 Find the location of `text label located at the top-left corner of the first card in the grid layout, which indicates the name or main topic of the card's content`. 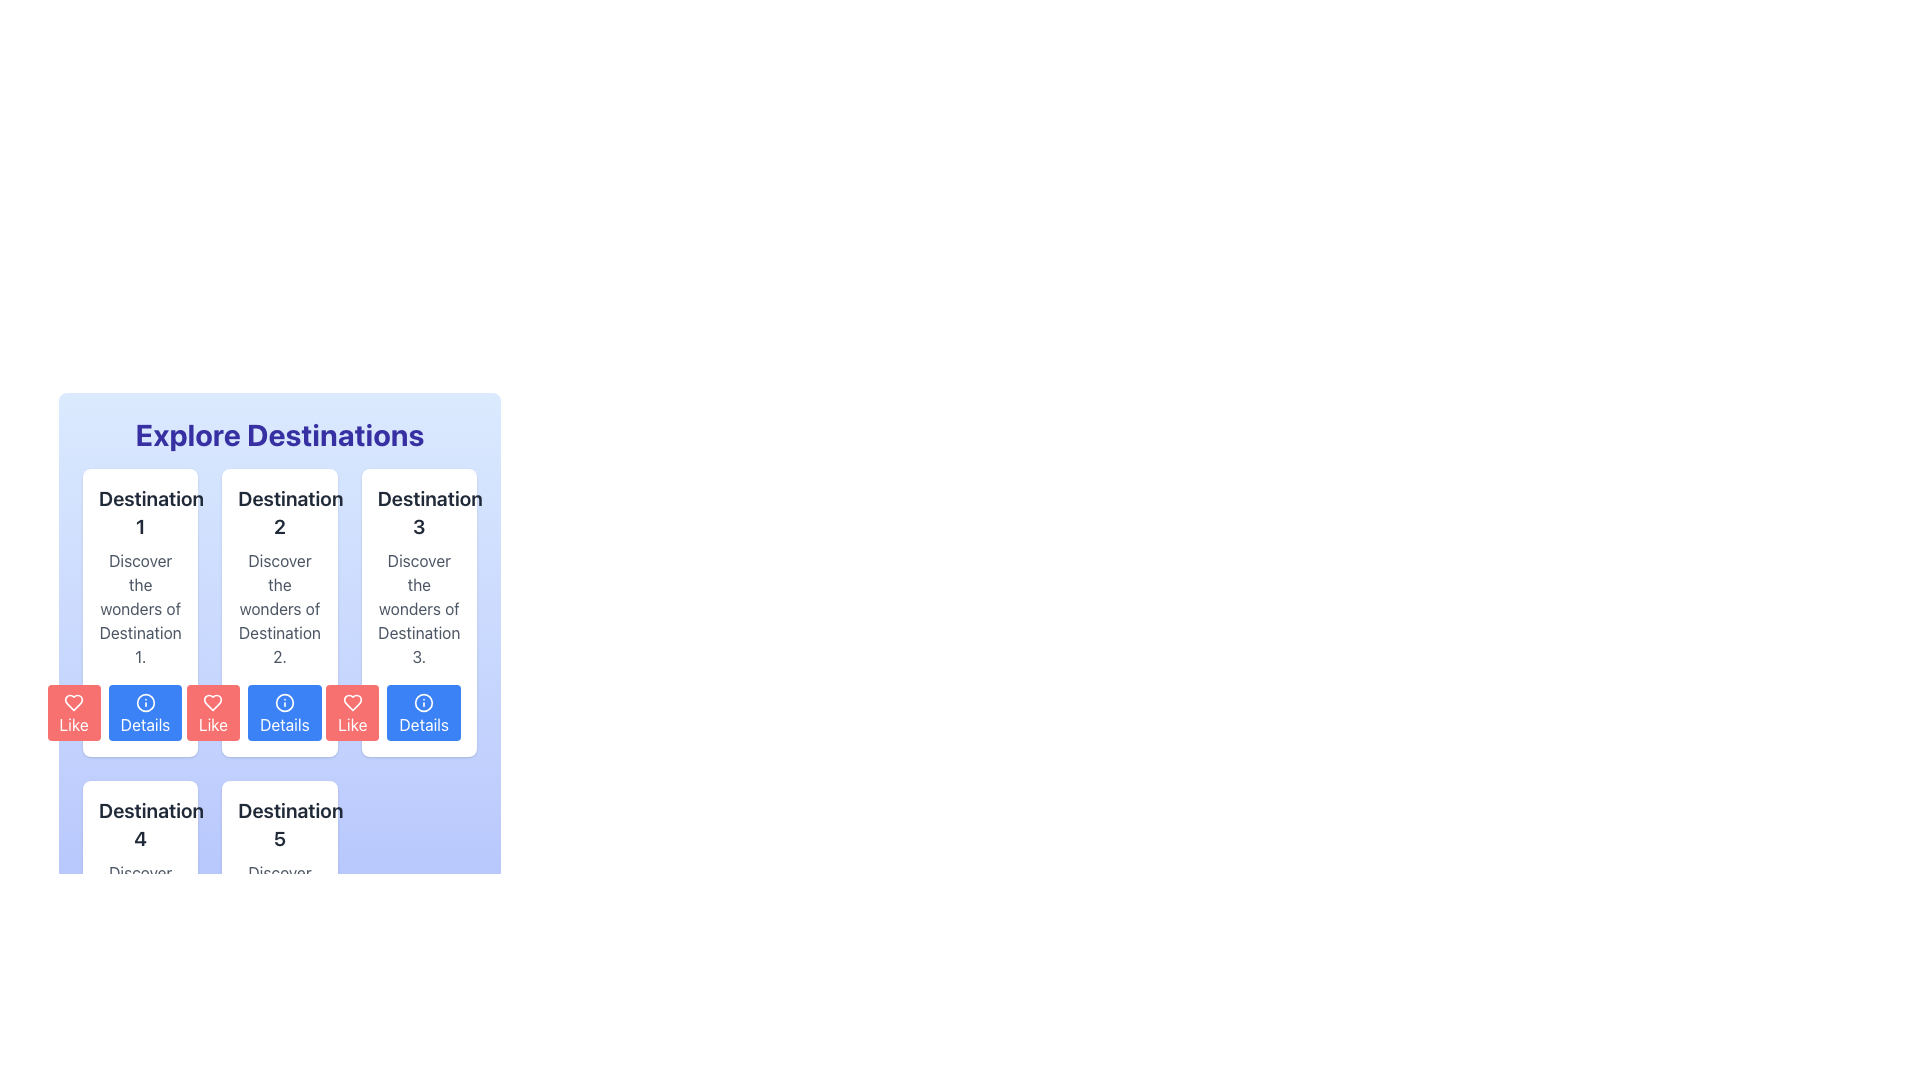

text label located at the top-left corner of the first card in the grid layout, which indicates the name or main topic of the card's content is located at coordinates (139, 512).